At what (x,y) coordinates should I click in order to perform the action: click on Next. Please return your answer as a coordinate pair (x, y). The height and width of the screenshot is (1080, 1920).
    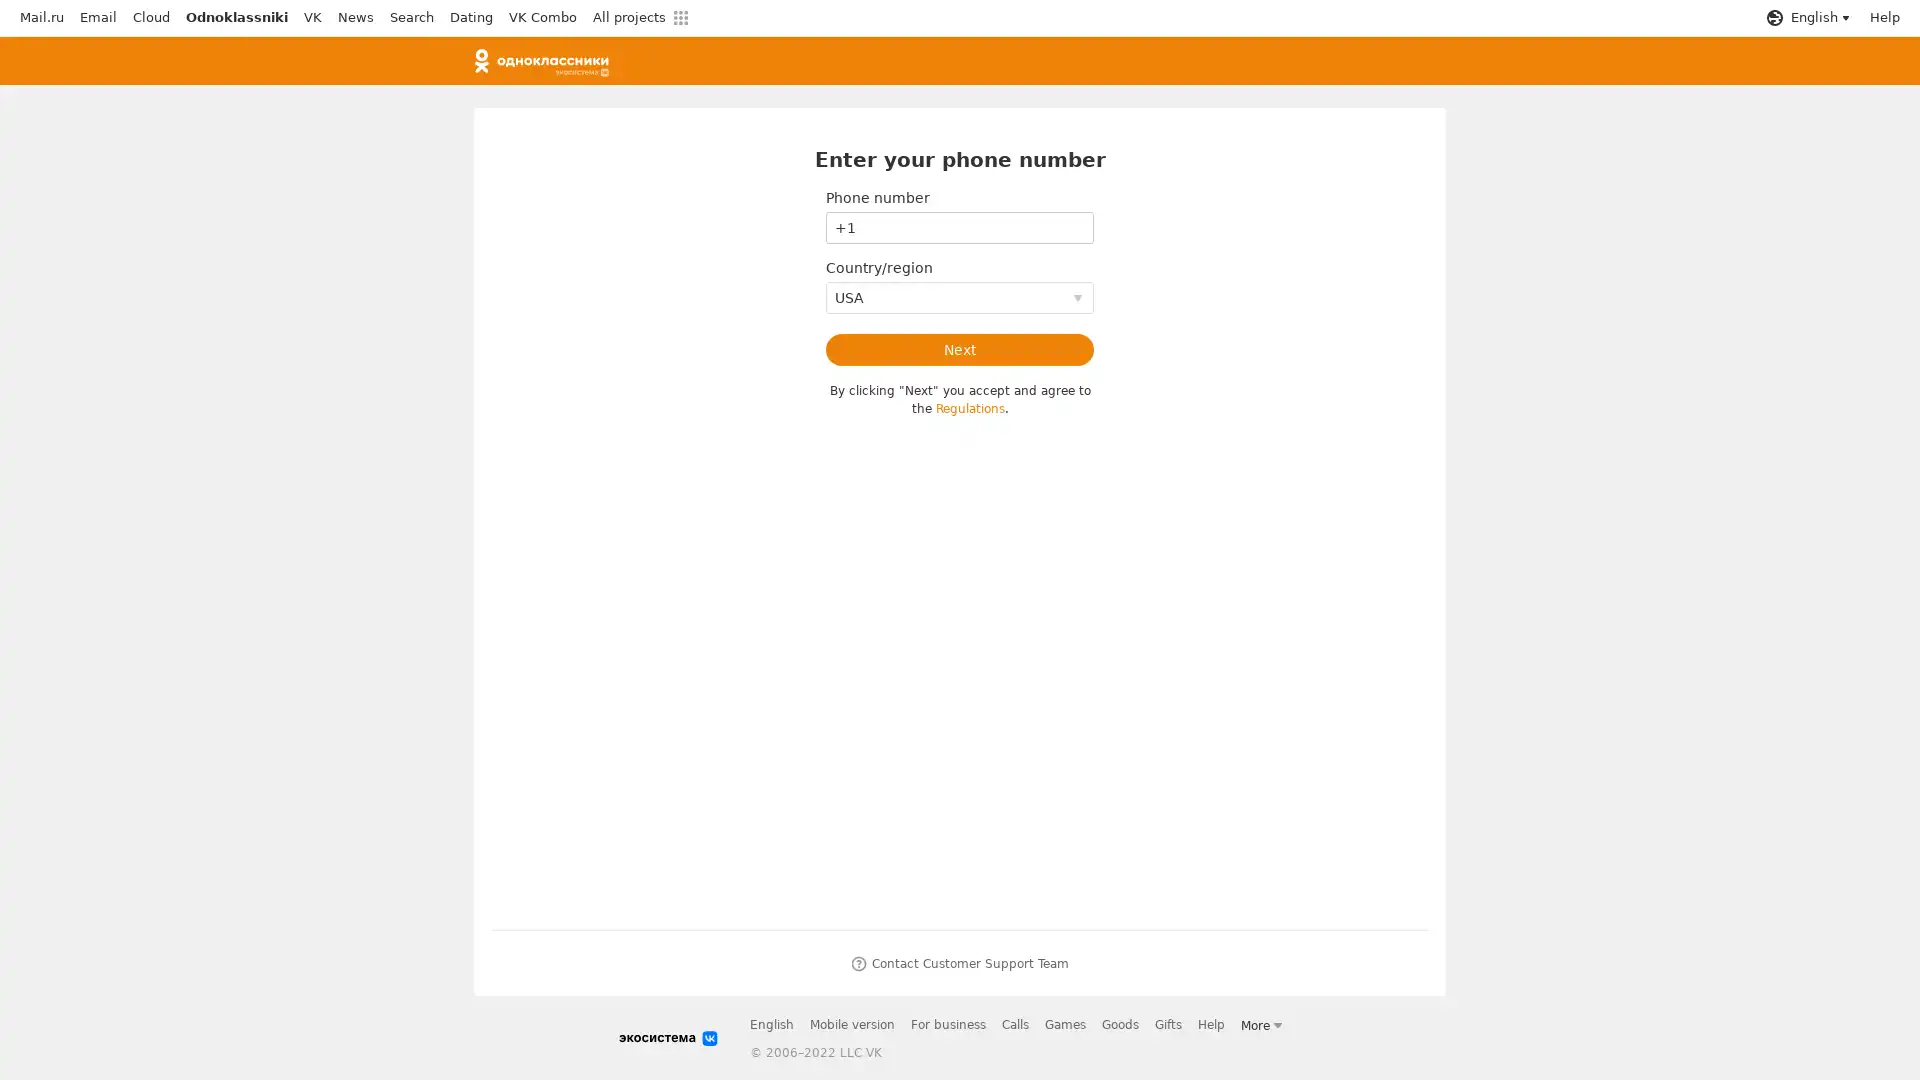
    Looking at the image, I should click on (960, 349).